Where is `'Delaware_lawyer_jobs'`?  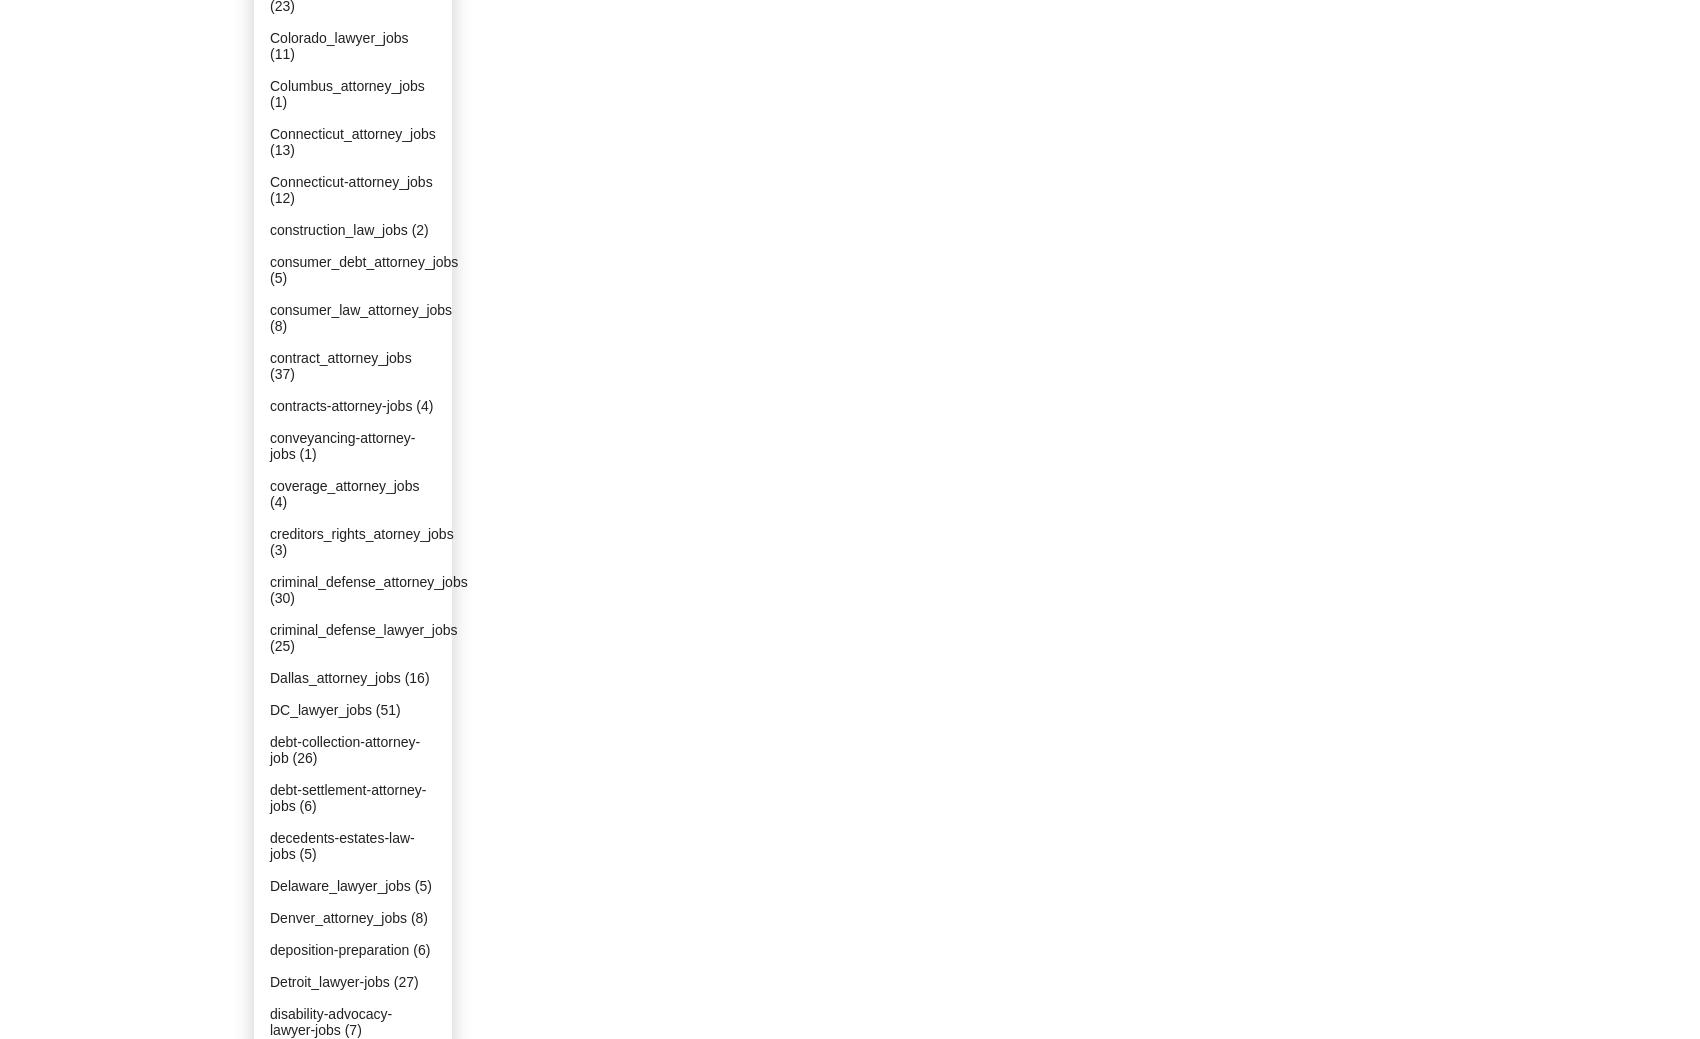 'Delaware_lawyer_jobs' is located at coordinates (339, 885).